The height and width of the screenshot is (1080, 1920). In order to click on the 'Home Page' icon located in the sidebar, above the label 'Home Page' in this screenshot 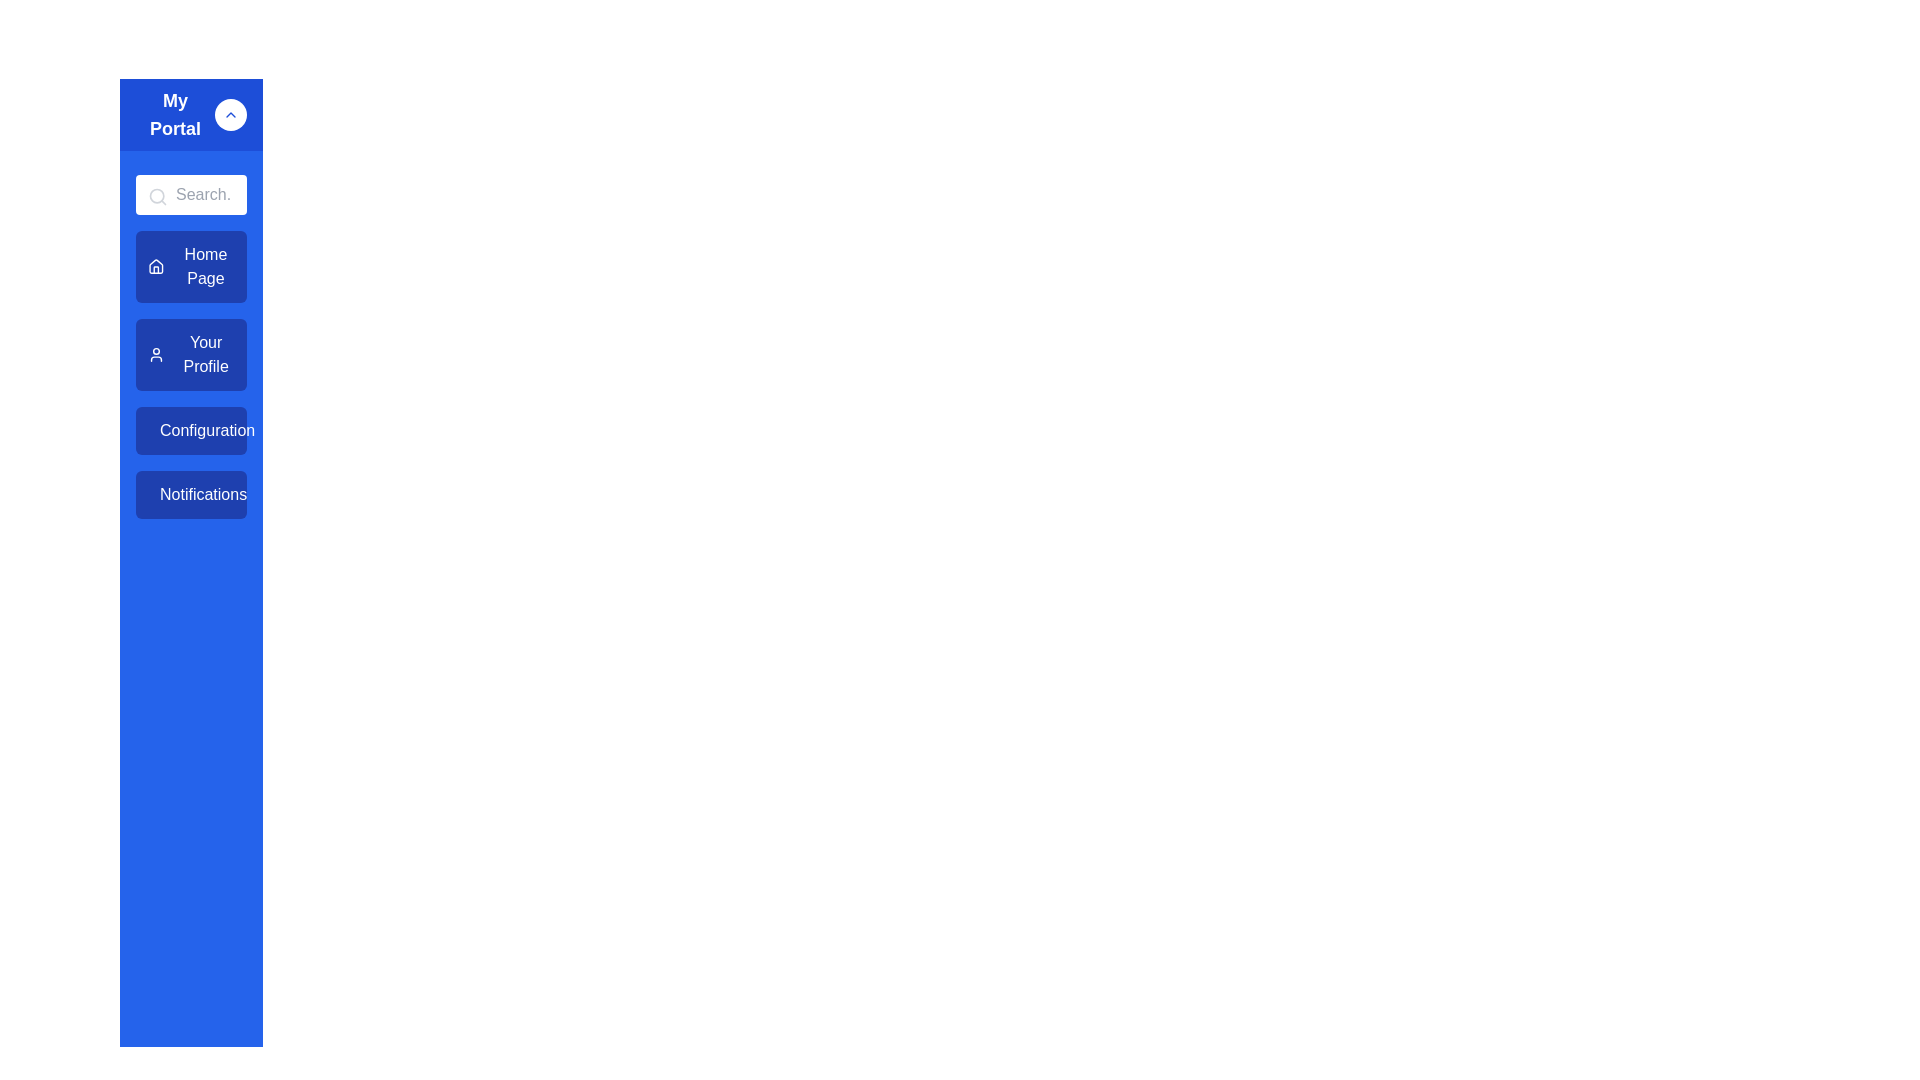, I will do `click(155, 265)`.